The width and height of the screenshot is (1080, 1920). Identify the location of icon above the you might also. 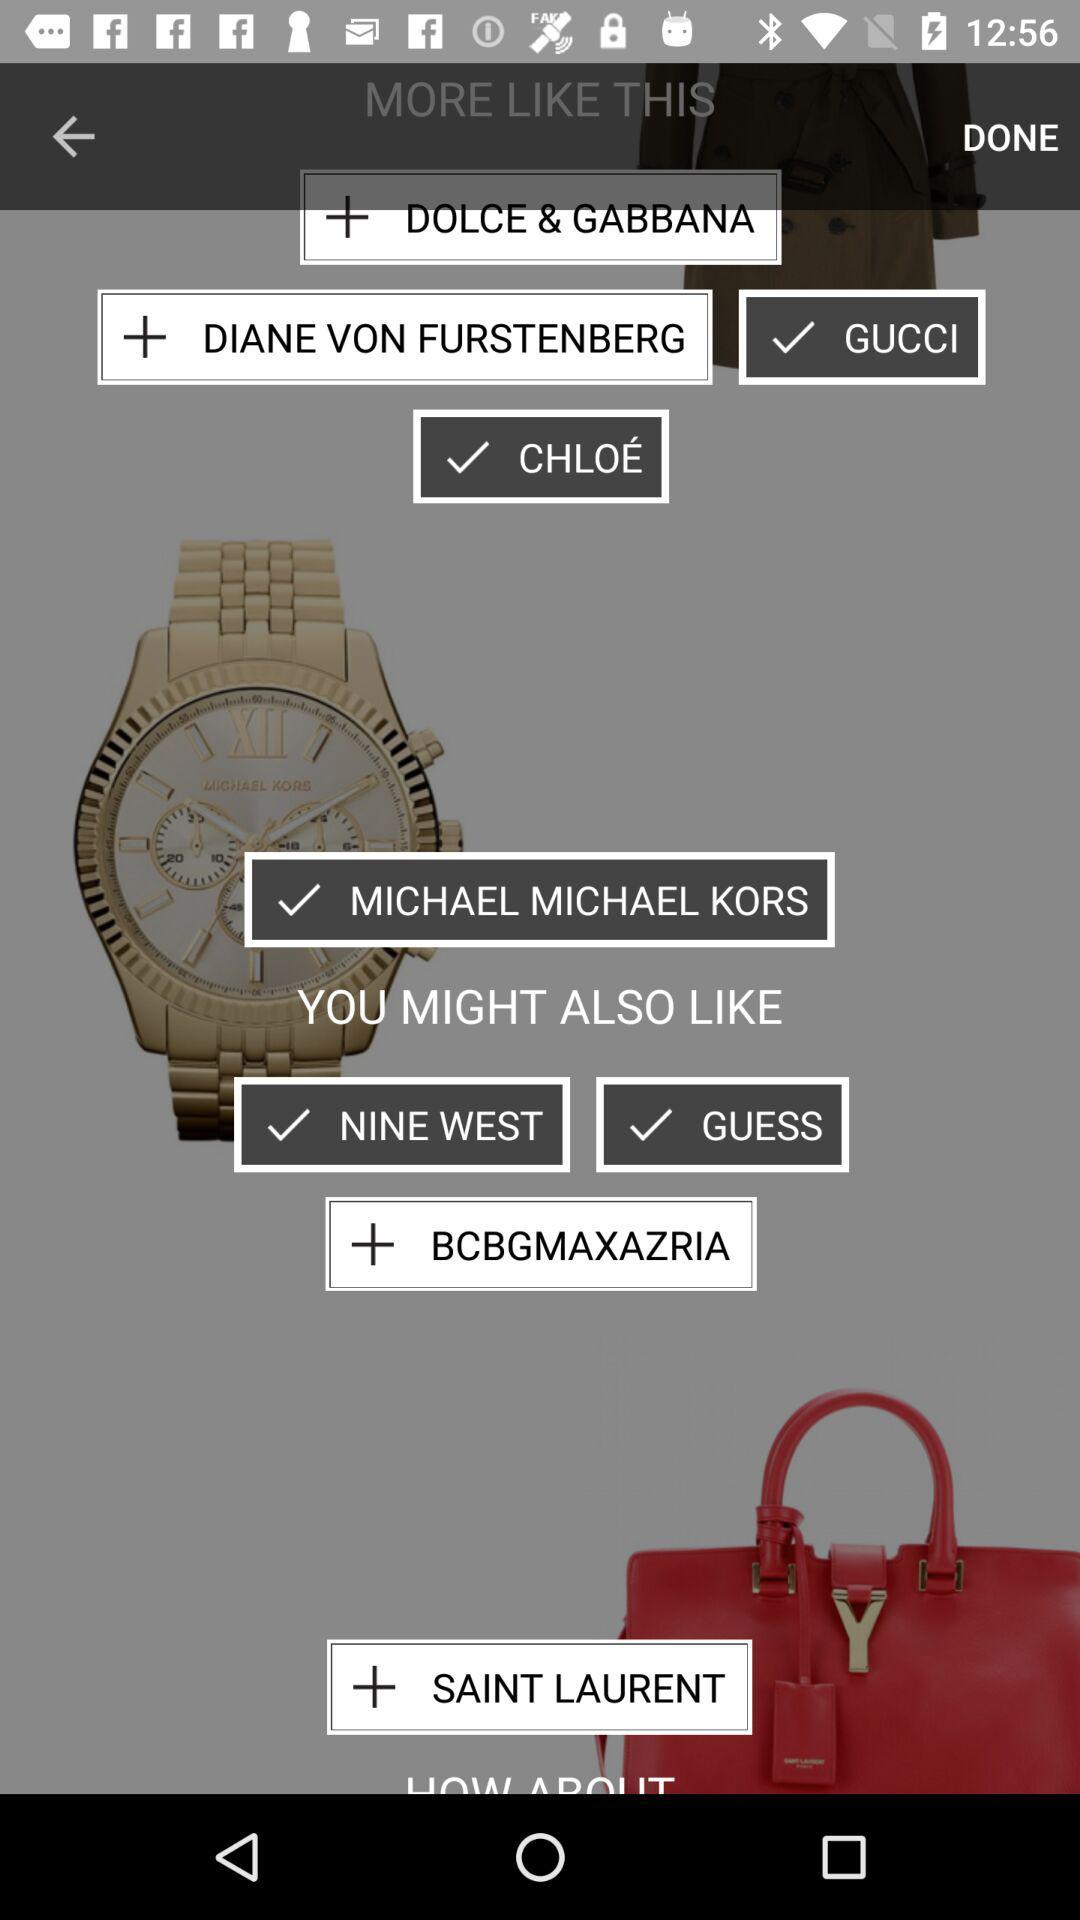
(538, 898).